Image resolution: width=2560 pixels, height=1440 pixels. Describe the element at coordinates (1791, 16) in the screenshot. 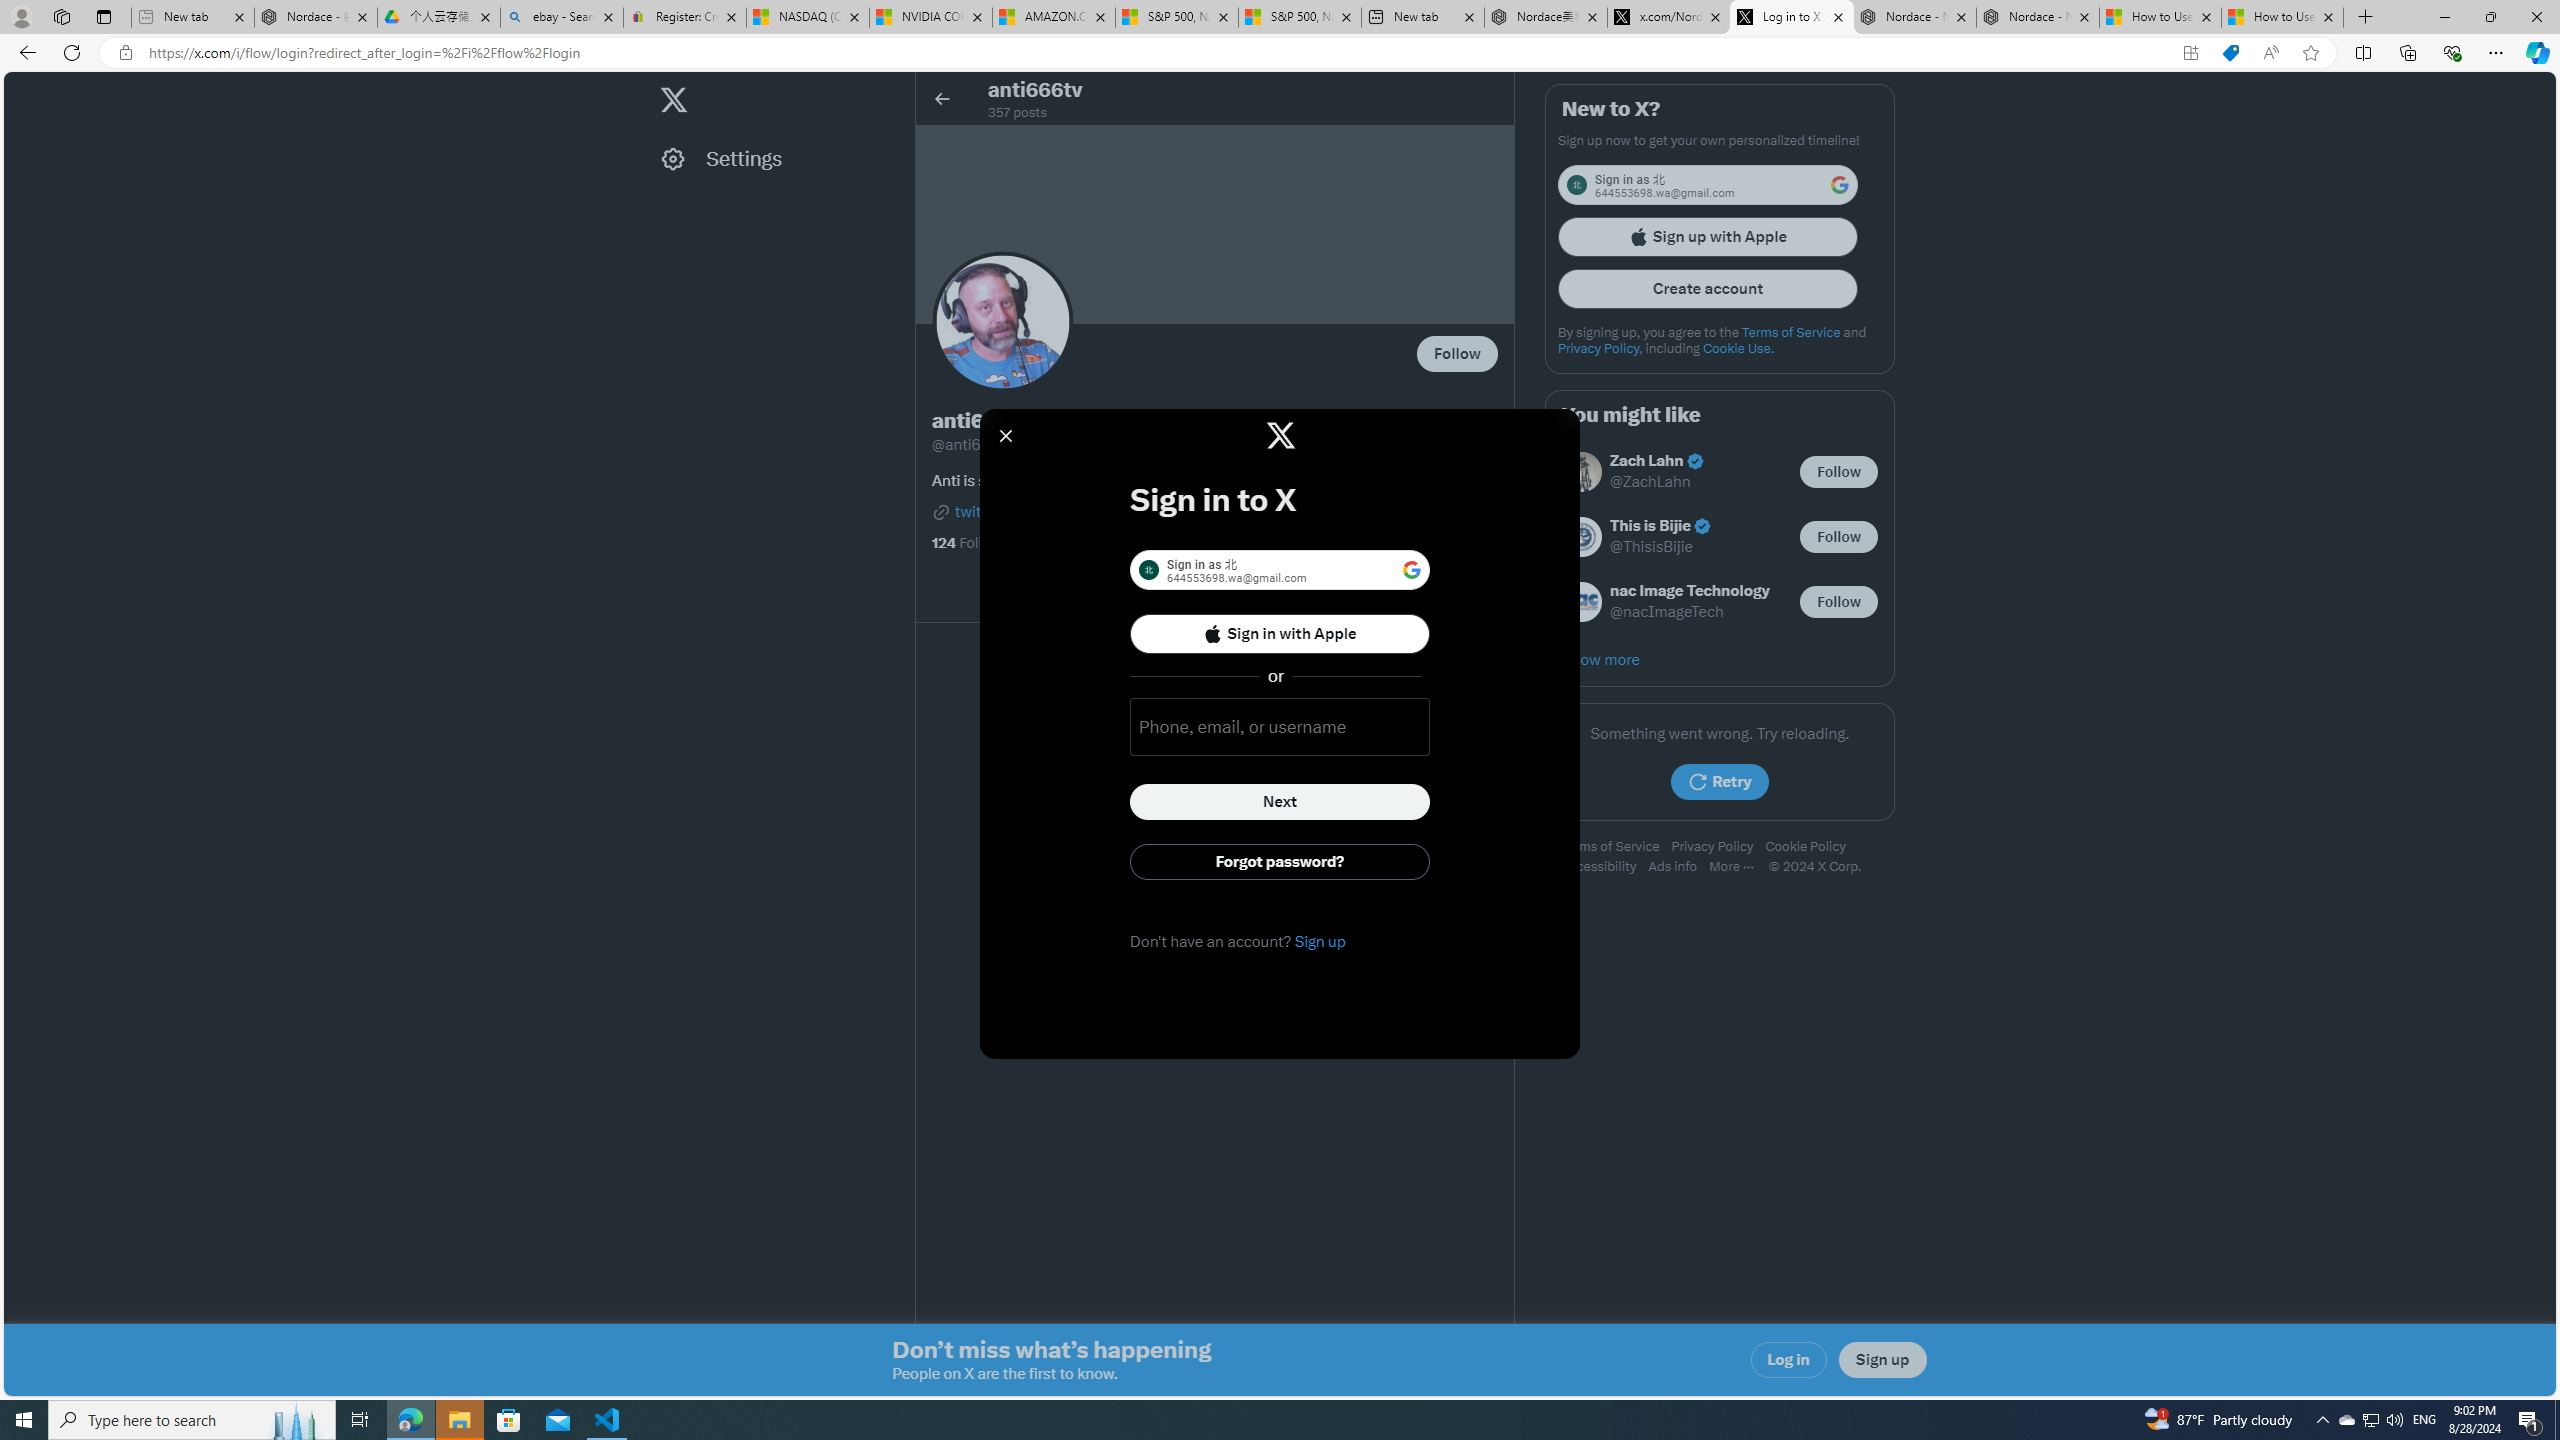

I see `'Log in to X / X'` at that location.